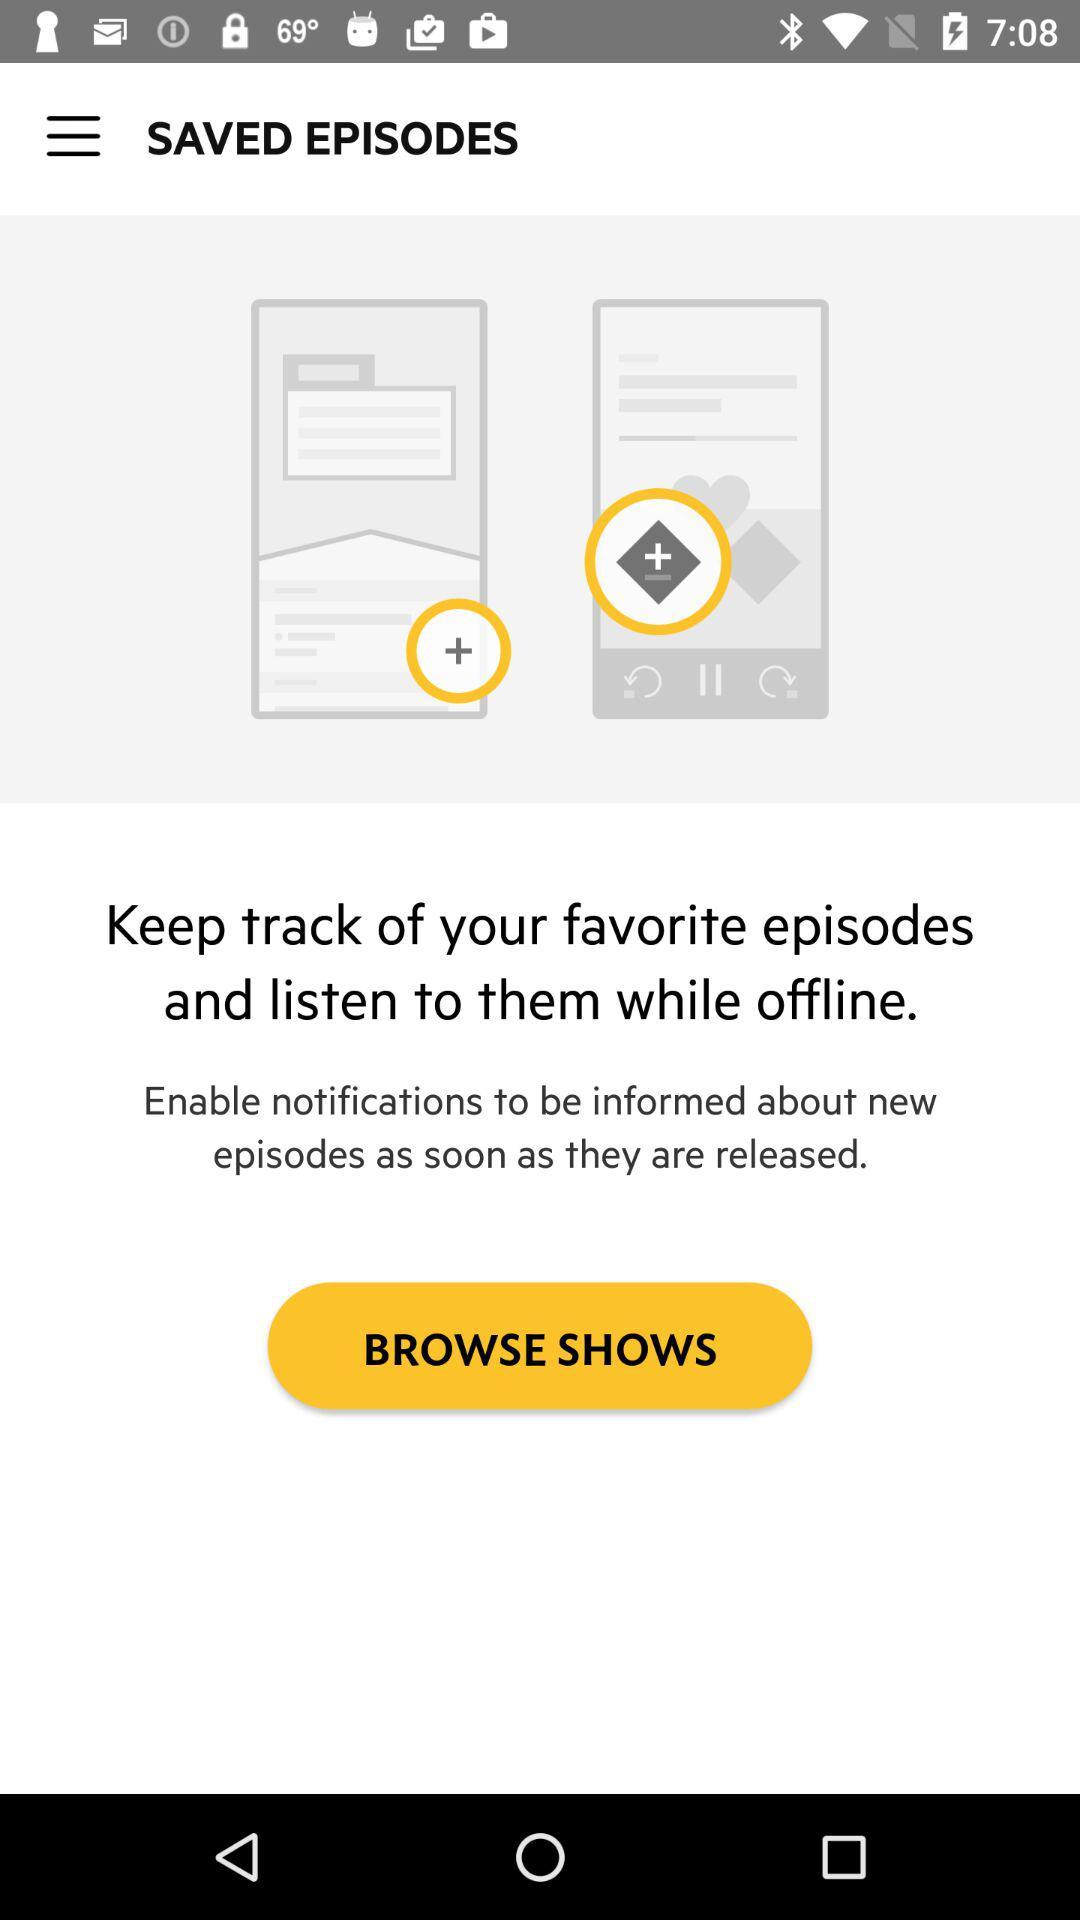 The height and width of the screenshot is (1920, 1080). I want to click on menu items, so click(72, 135).